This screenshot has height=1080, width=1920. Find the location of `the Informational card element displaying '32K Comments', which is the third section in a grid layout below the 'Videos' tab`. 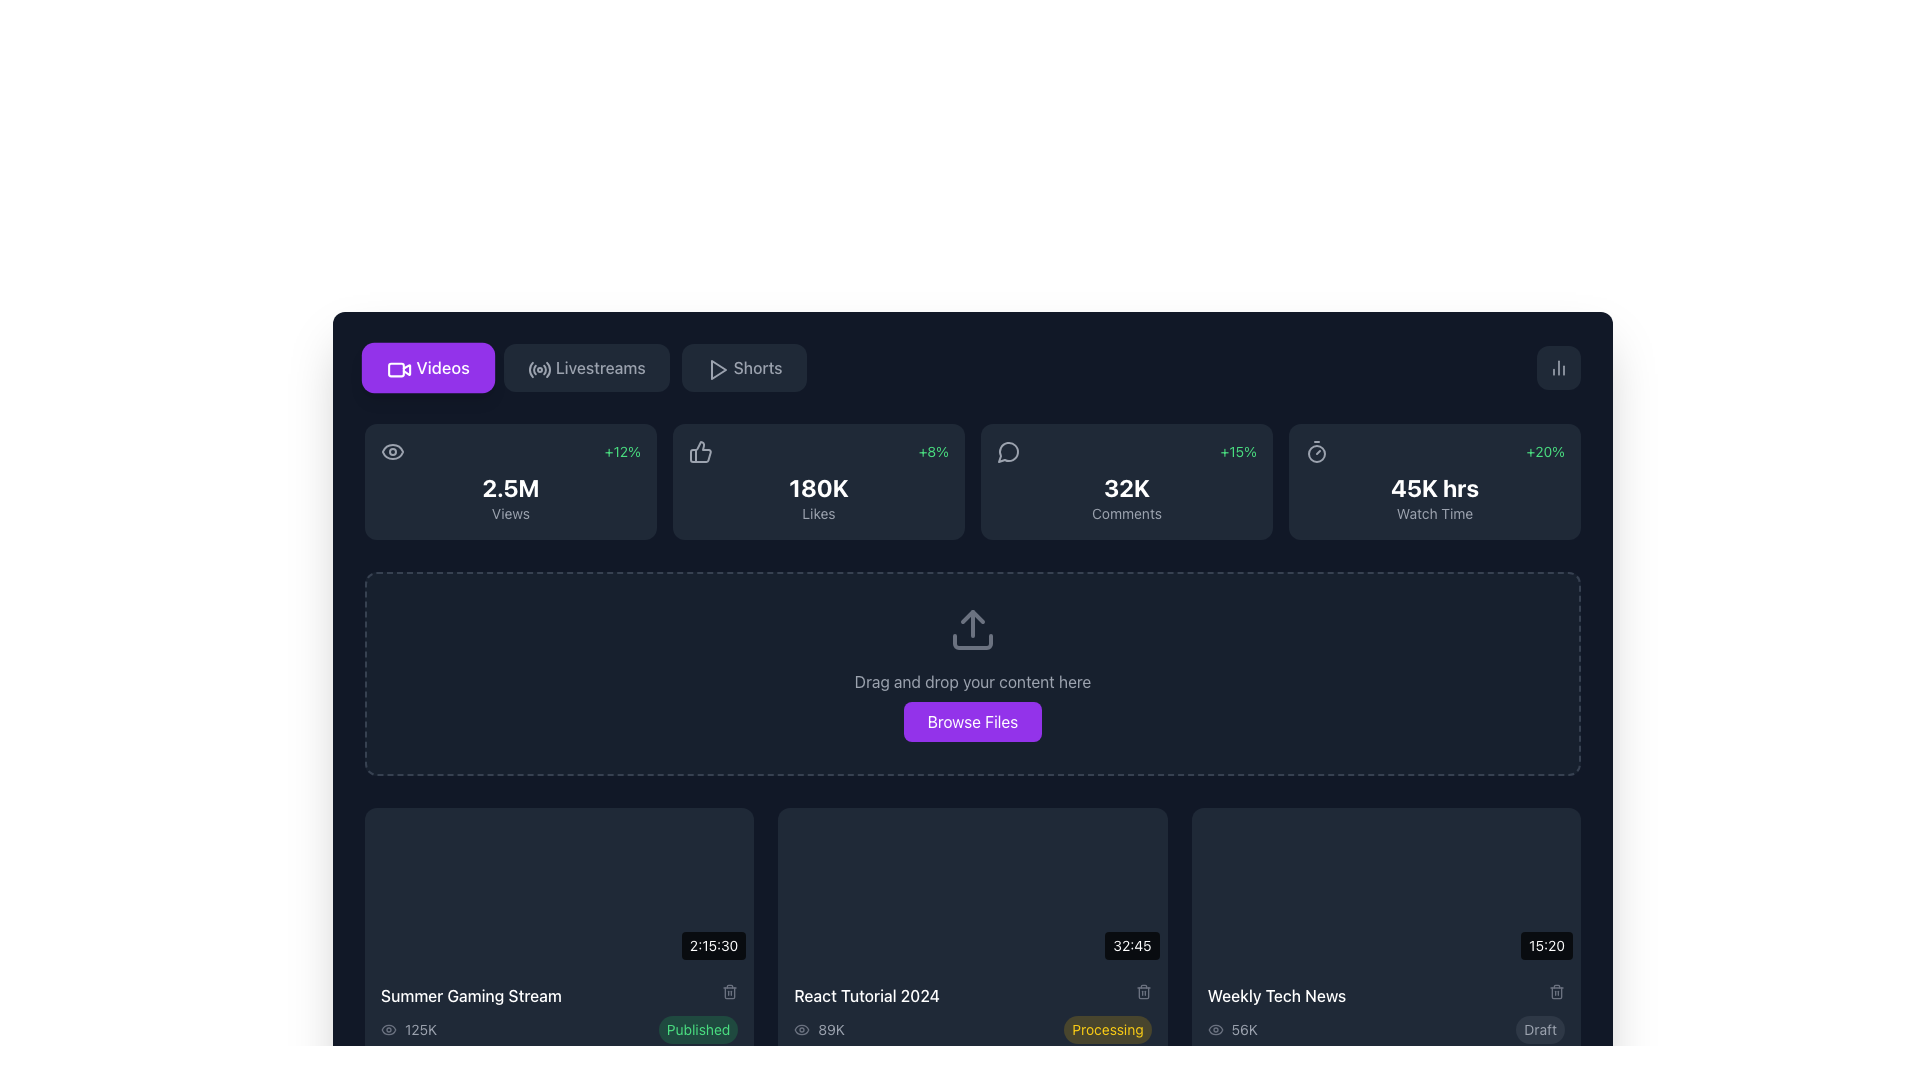

the Informational card element displaying '32K Comments', which is the third section in a grid layout below the 'Videos' tab is located at coordinates (1127, 482).